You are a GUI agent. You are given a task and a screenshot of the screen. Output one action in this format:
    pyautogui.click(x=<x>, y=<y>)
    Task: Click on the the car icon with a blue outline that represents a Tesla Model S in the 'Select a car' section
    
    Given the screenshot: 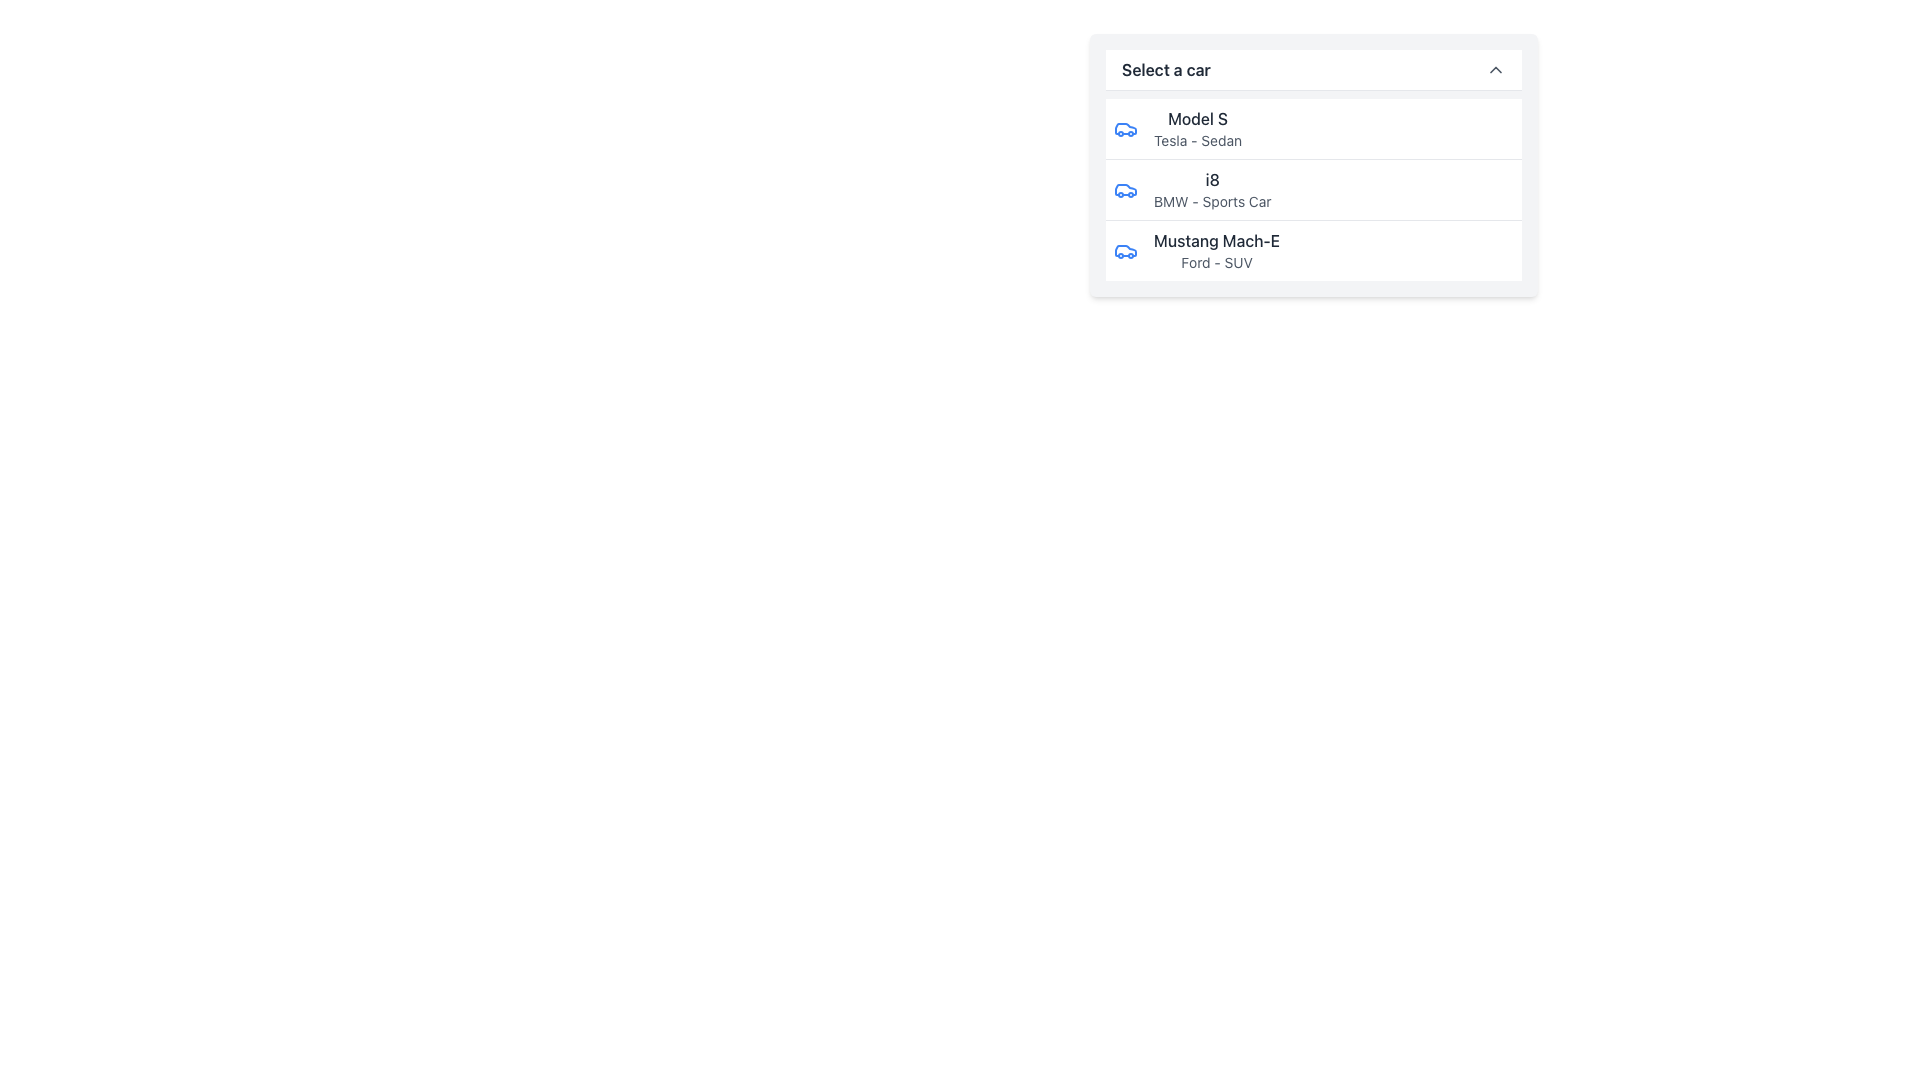 What is the action you would take?
    pyautogui.click(x=1126, y=128)
    